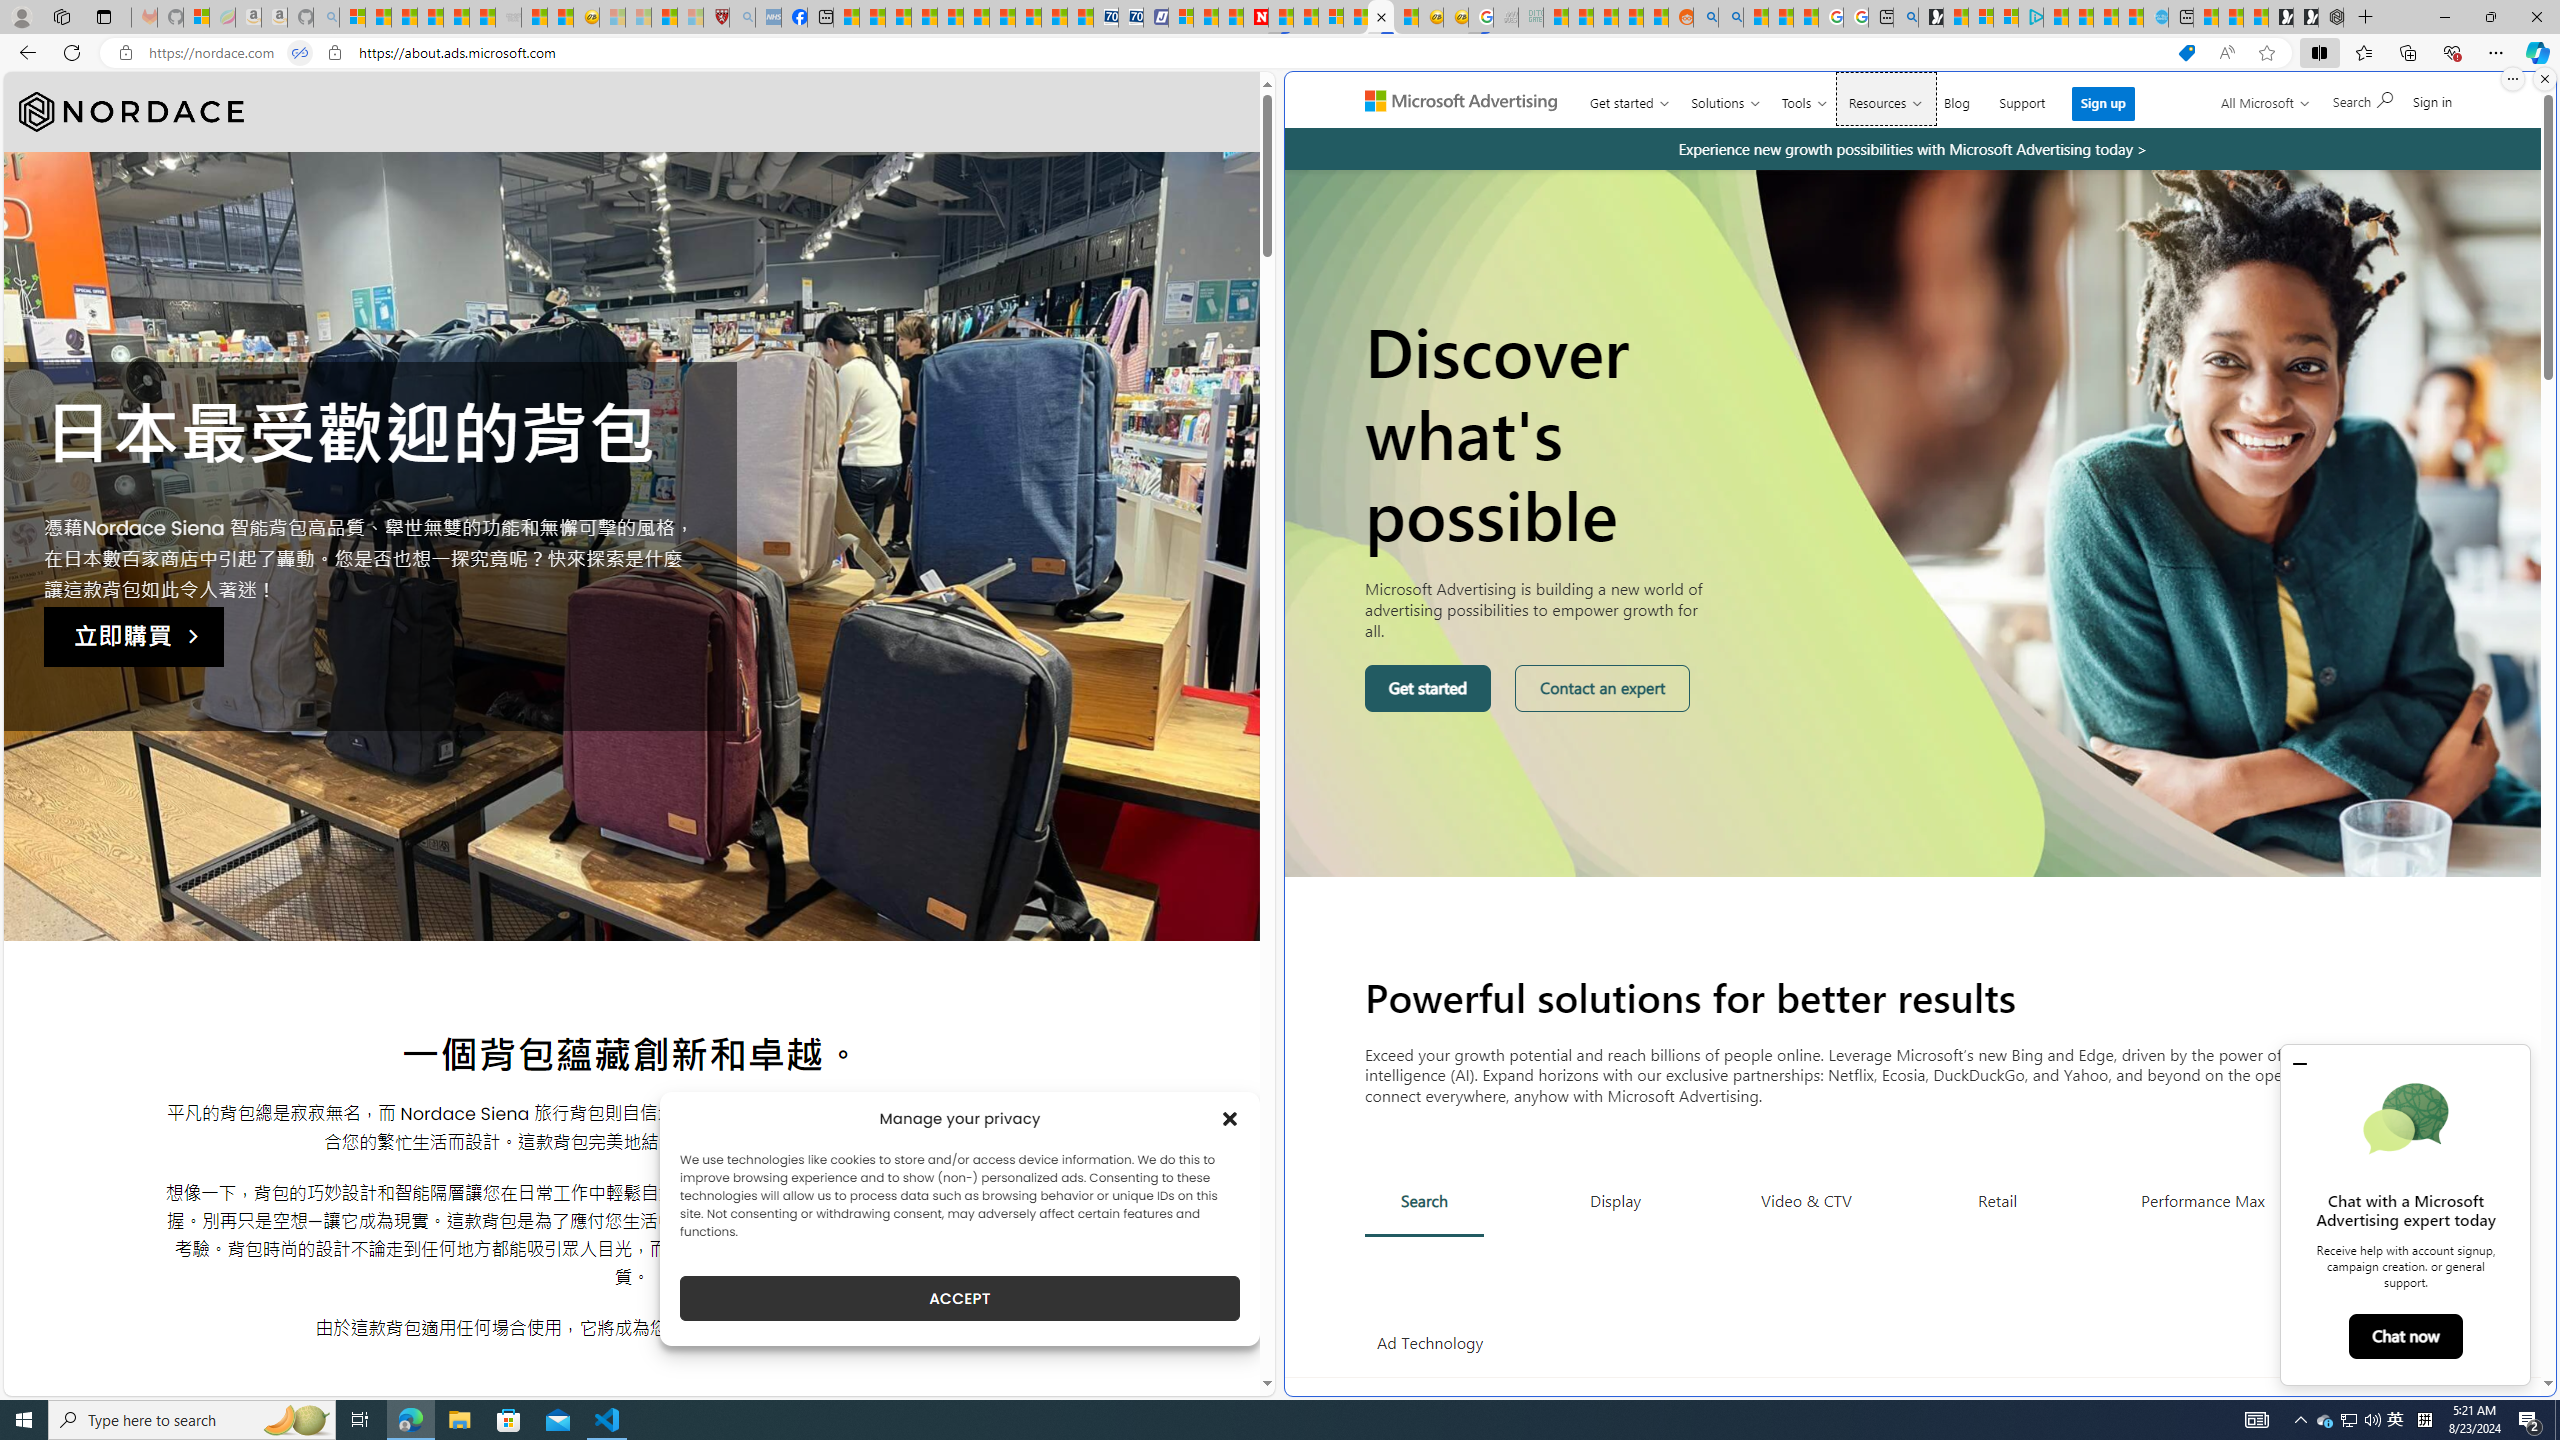  I want to click on 'The Weather Channel - MSN', so click(403, 16).